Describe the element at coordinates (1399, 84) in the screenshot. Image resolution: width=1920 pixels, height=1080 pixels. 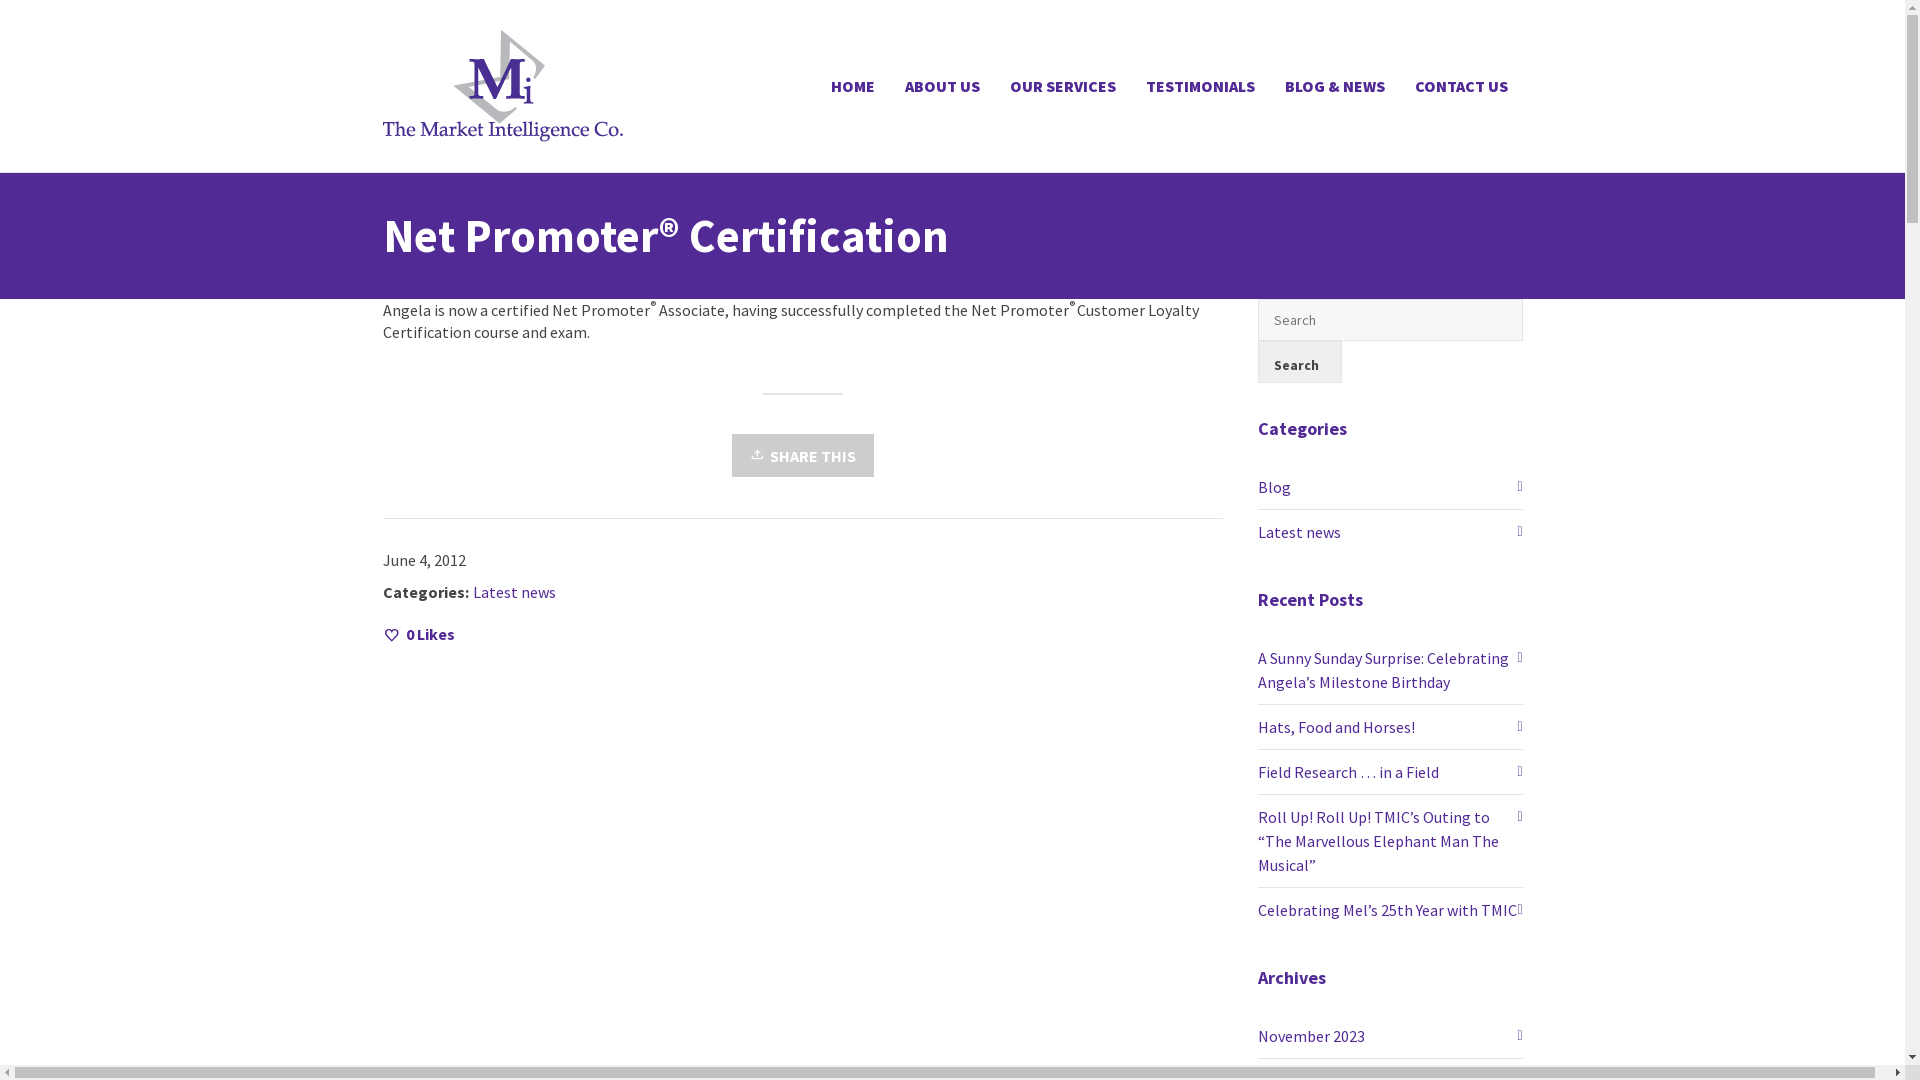
I see `'CONTACT US'` at that location.